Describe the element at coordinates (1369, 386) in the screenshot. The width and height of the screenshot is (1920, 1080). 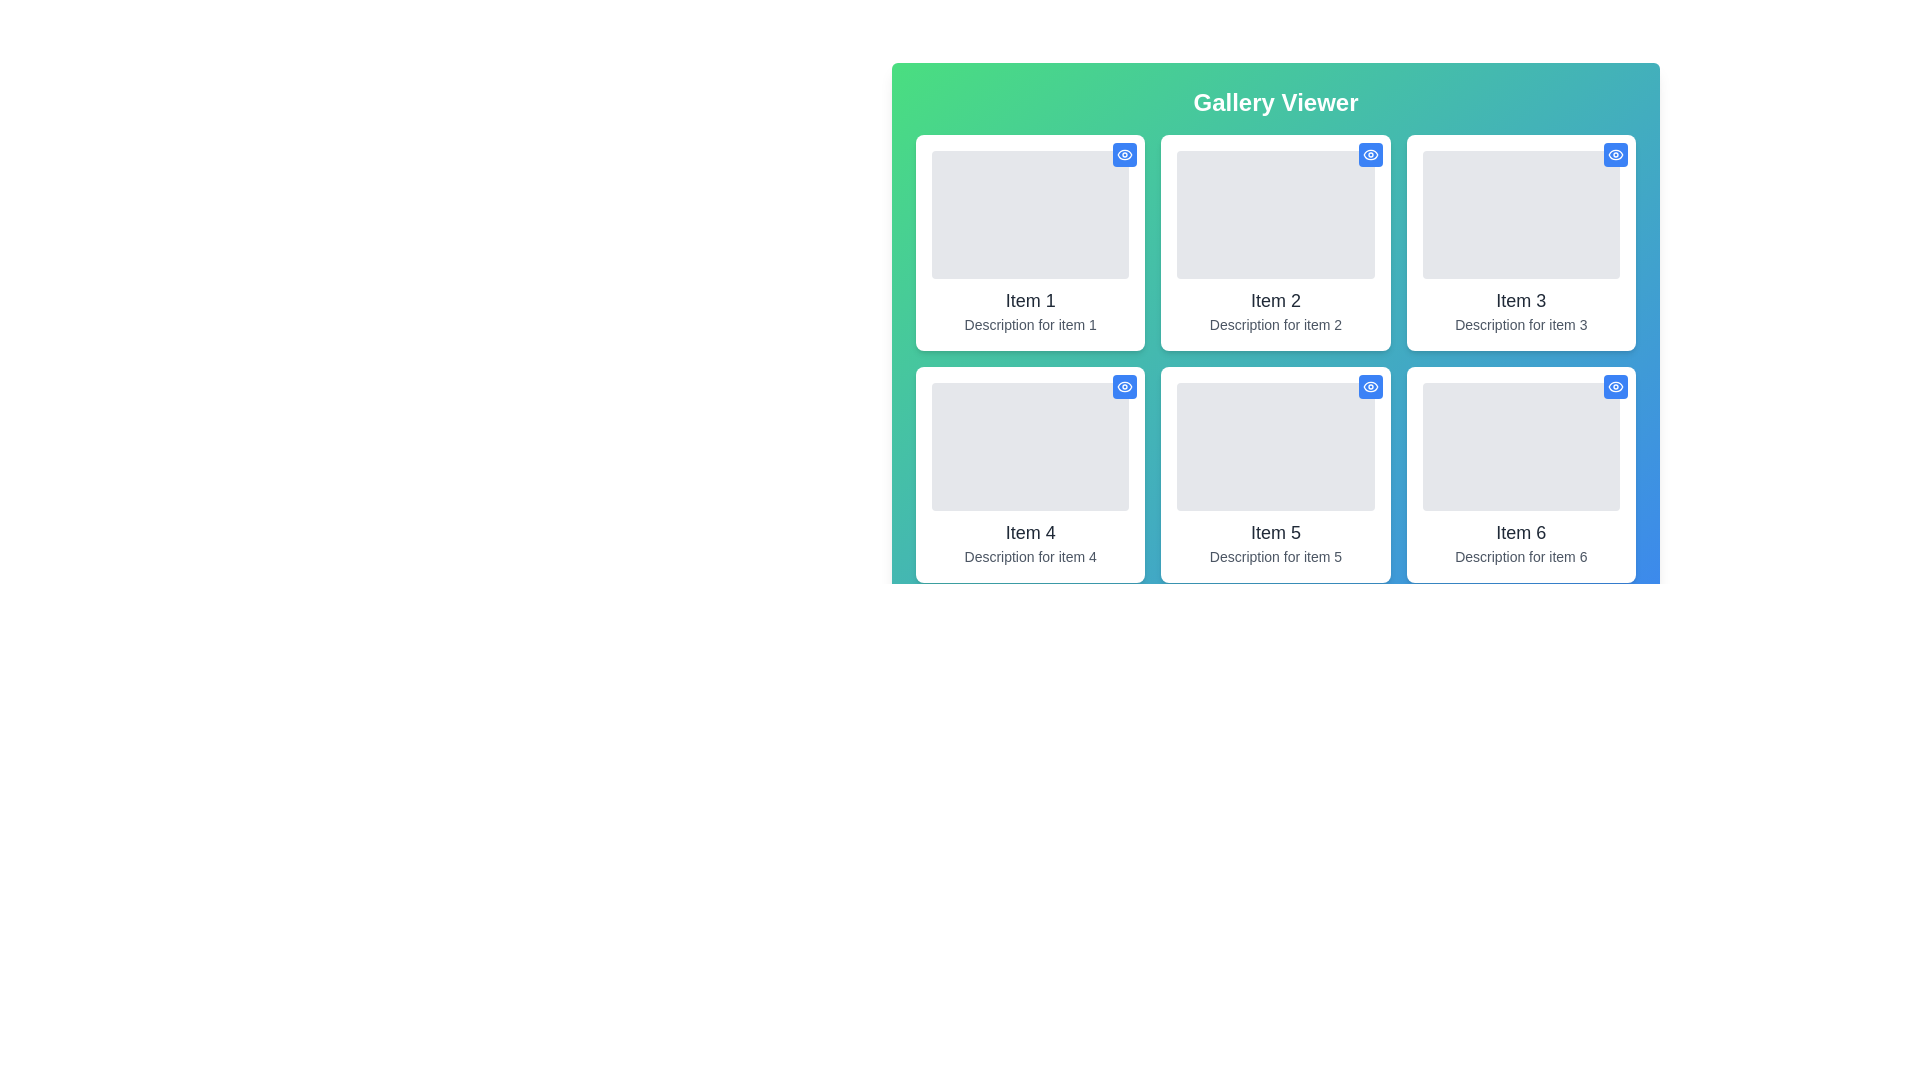
I see `the eye icon located in the top-right corner of the fifth card in a grid layout` at that location.